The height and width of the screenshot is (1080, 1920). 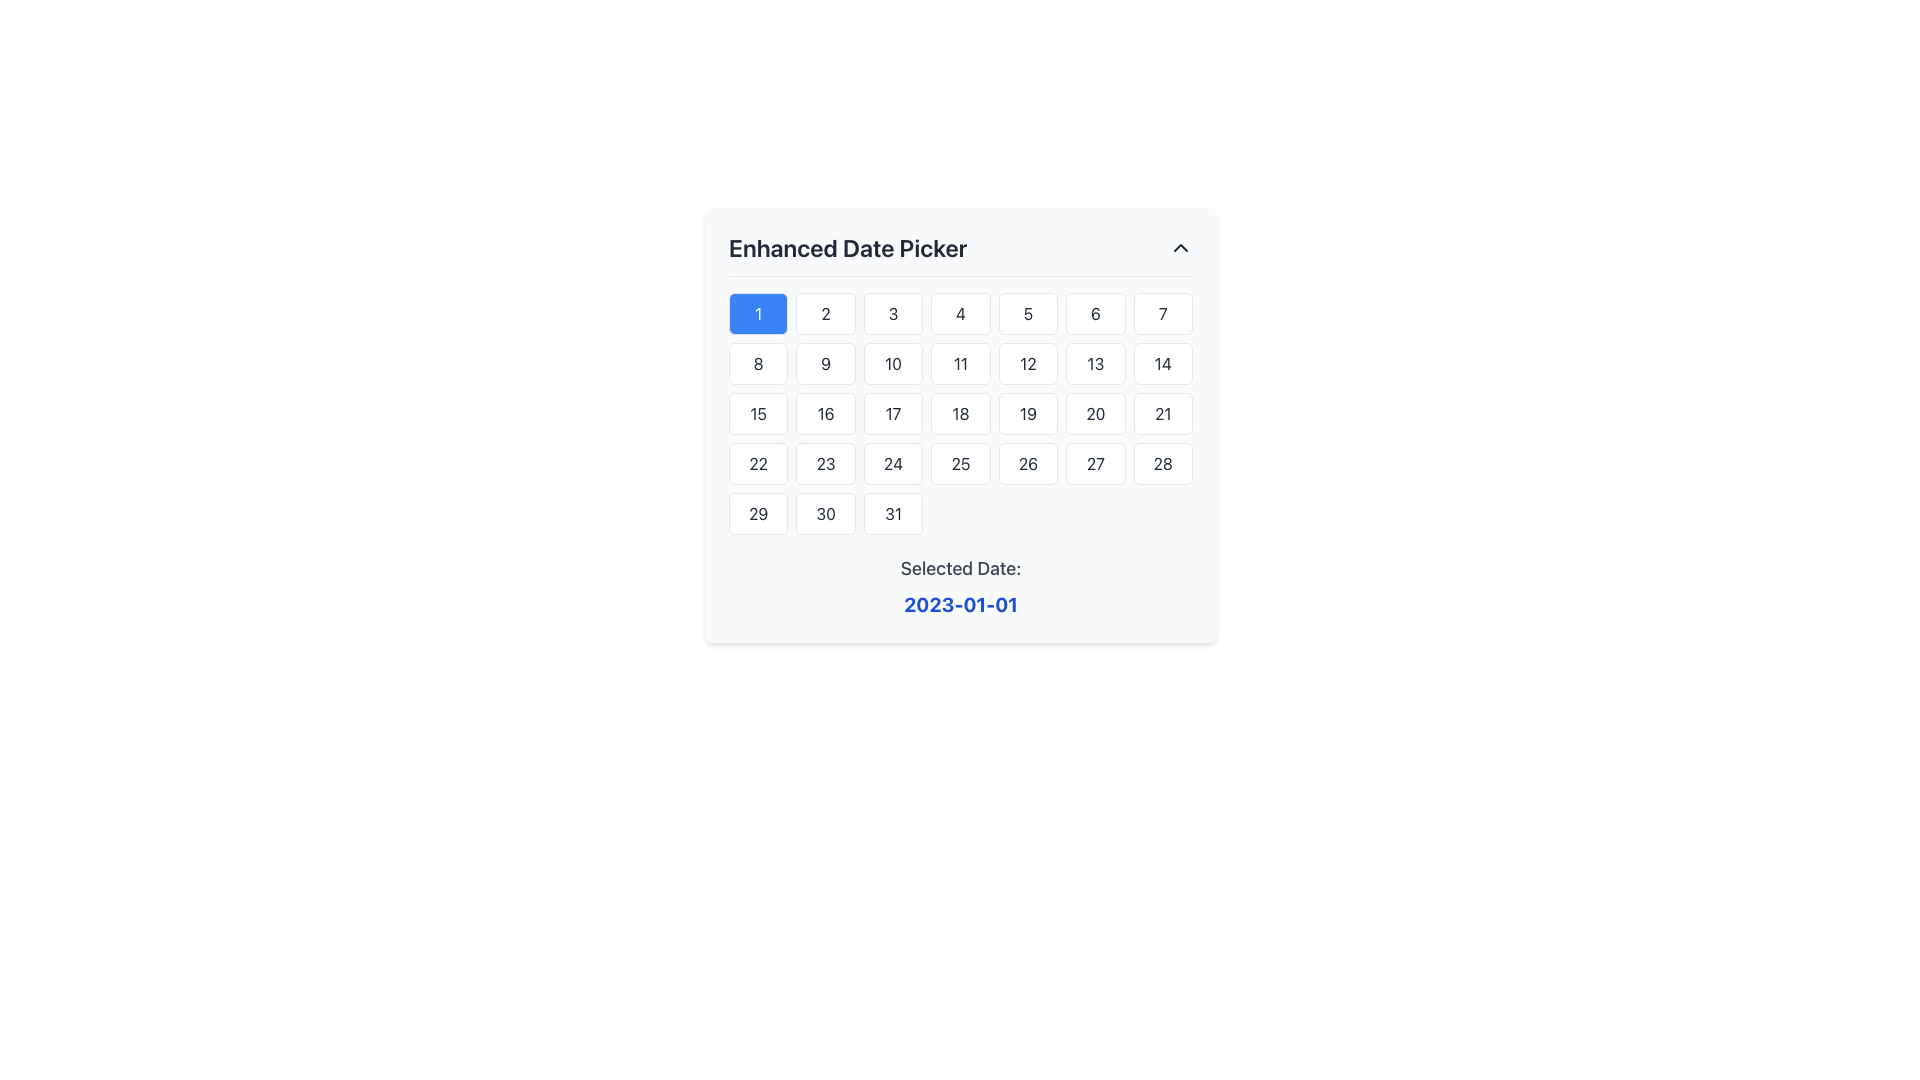 What do you see at coordinates (757, 412) in the screenshot?
I see `the calendar date button displaying the number '15'` at bounding box center [757, 412].